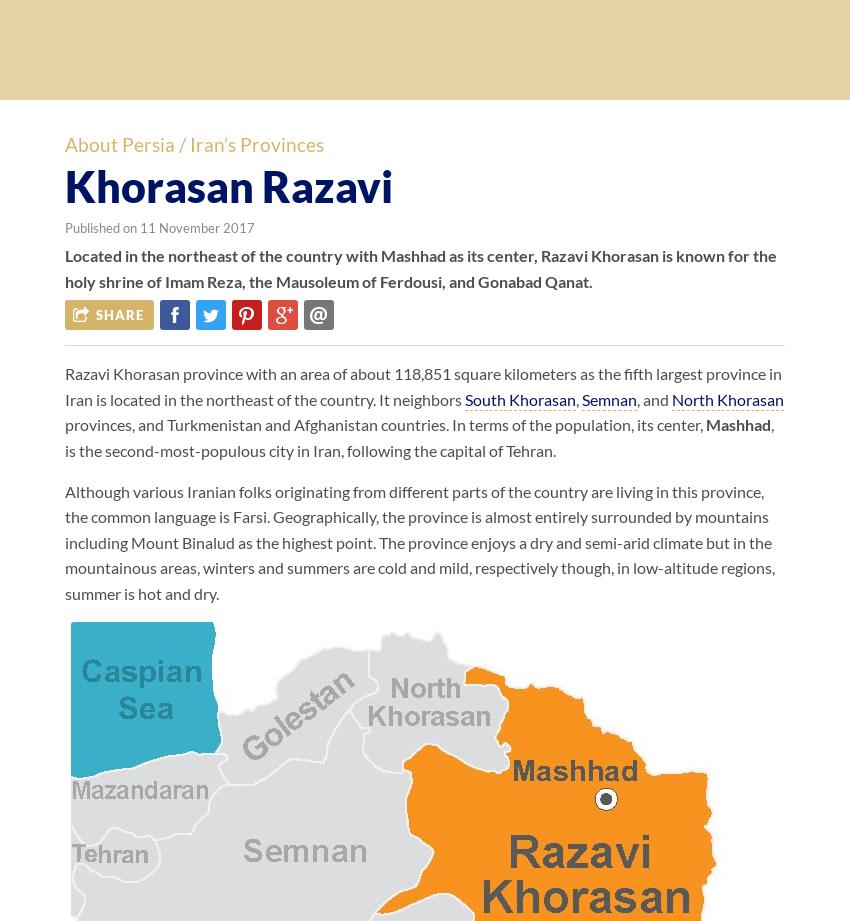 The width and height of the screenshot is (850, 921). Describe the element at coordinates (228, 184) in the screenshot. I see `'Khorasan Razavi'` at that location.